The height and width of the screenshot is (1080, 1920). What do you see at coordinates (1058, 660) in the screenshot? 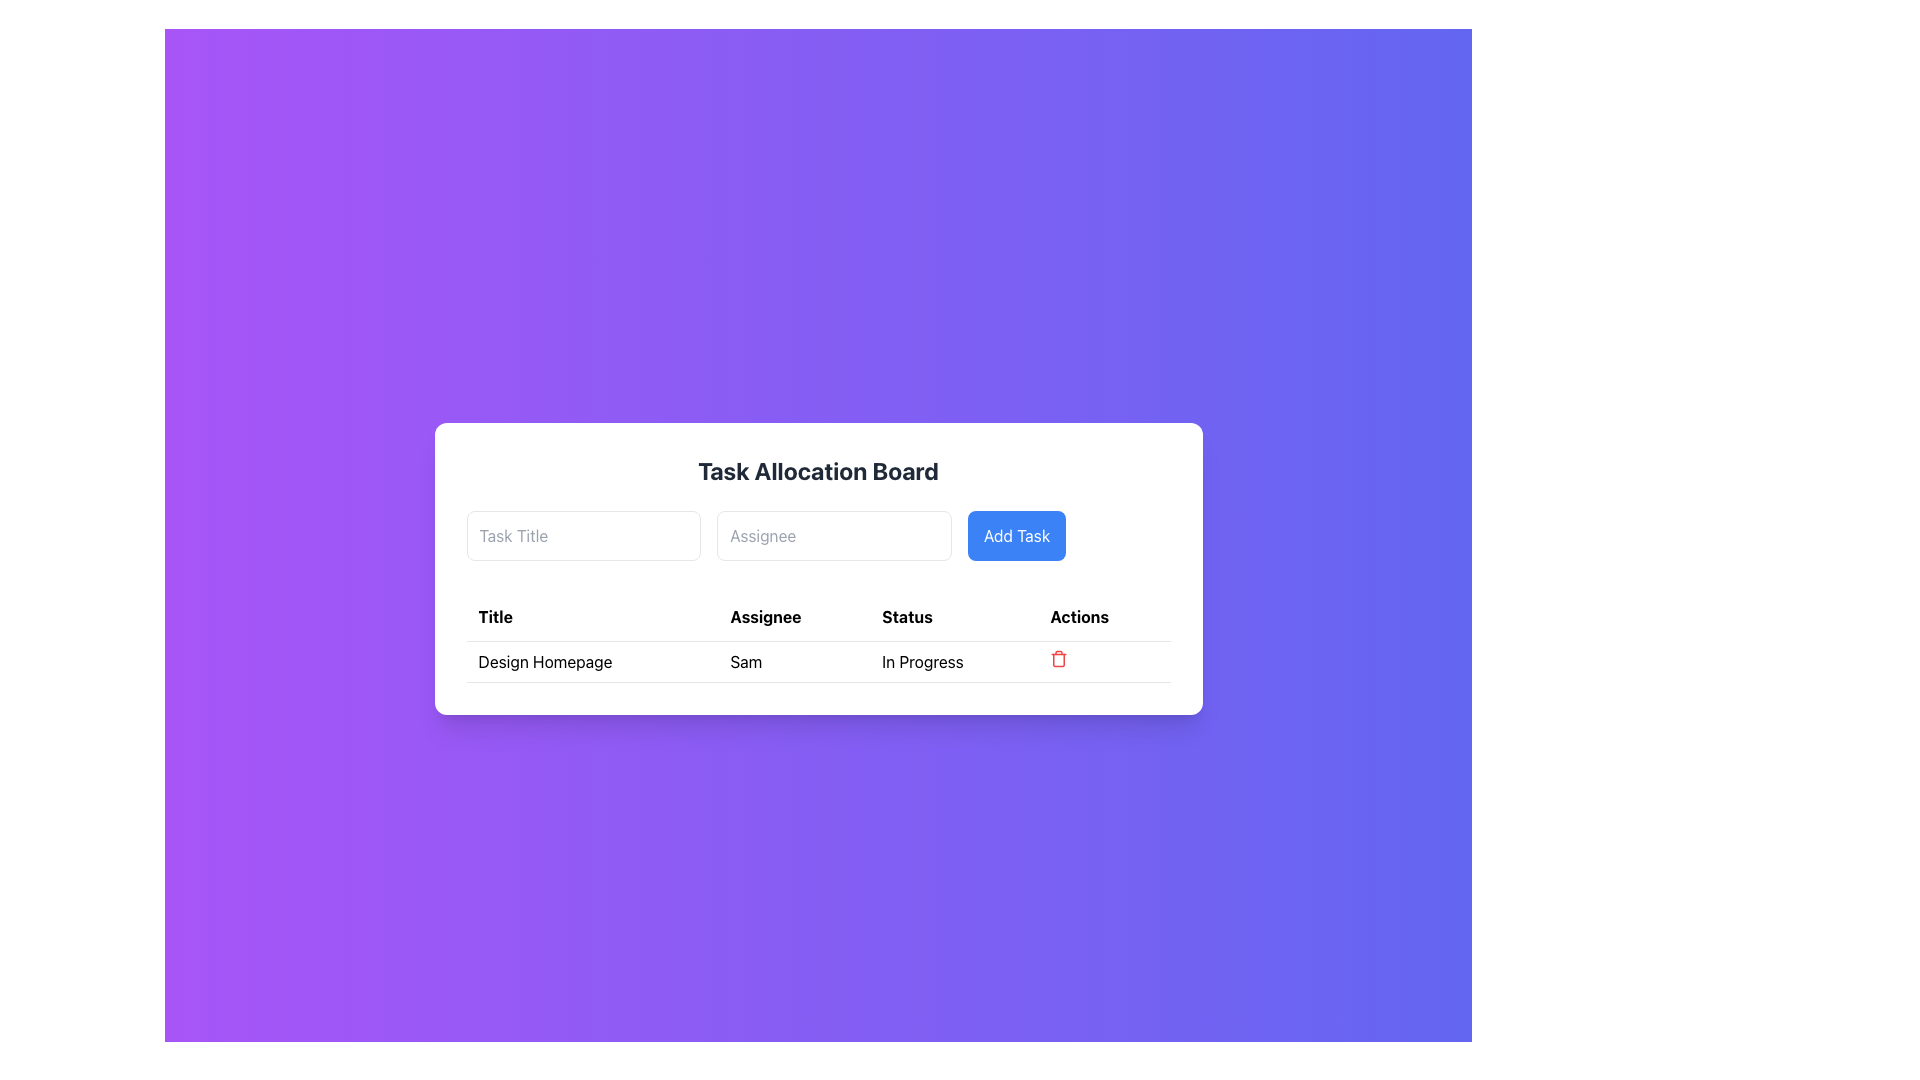
I see `the trash bin icon in the 'Actions' column of the table row, which indicates a delete action` at bounding box center [1058, 660].